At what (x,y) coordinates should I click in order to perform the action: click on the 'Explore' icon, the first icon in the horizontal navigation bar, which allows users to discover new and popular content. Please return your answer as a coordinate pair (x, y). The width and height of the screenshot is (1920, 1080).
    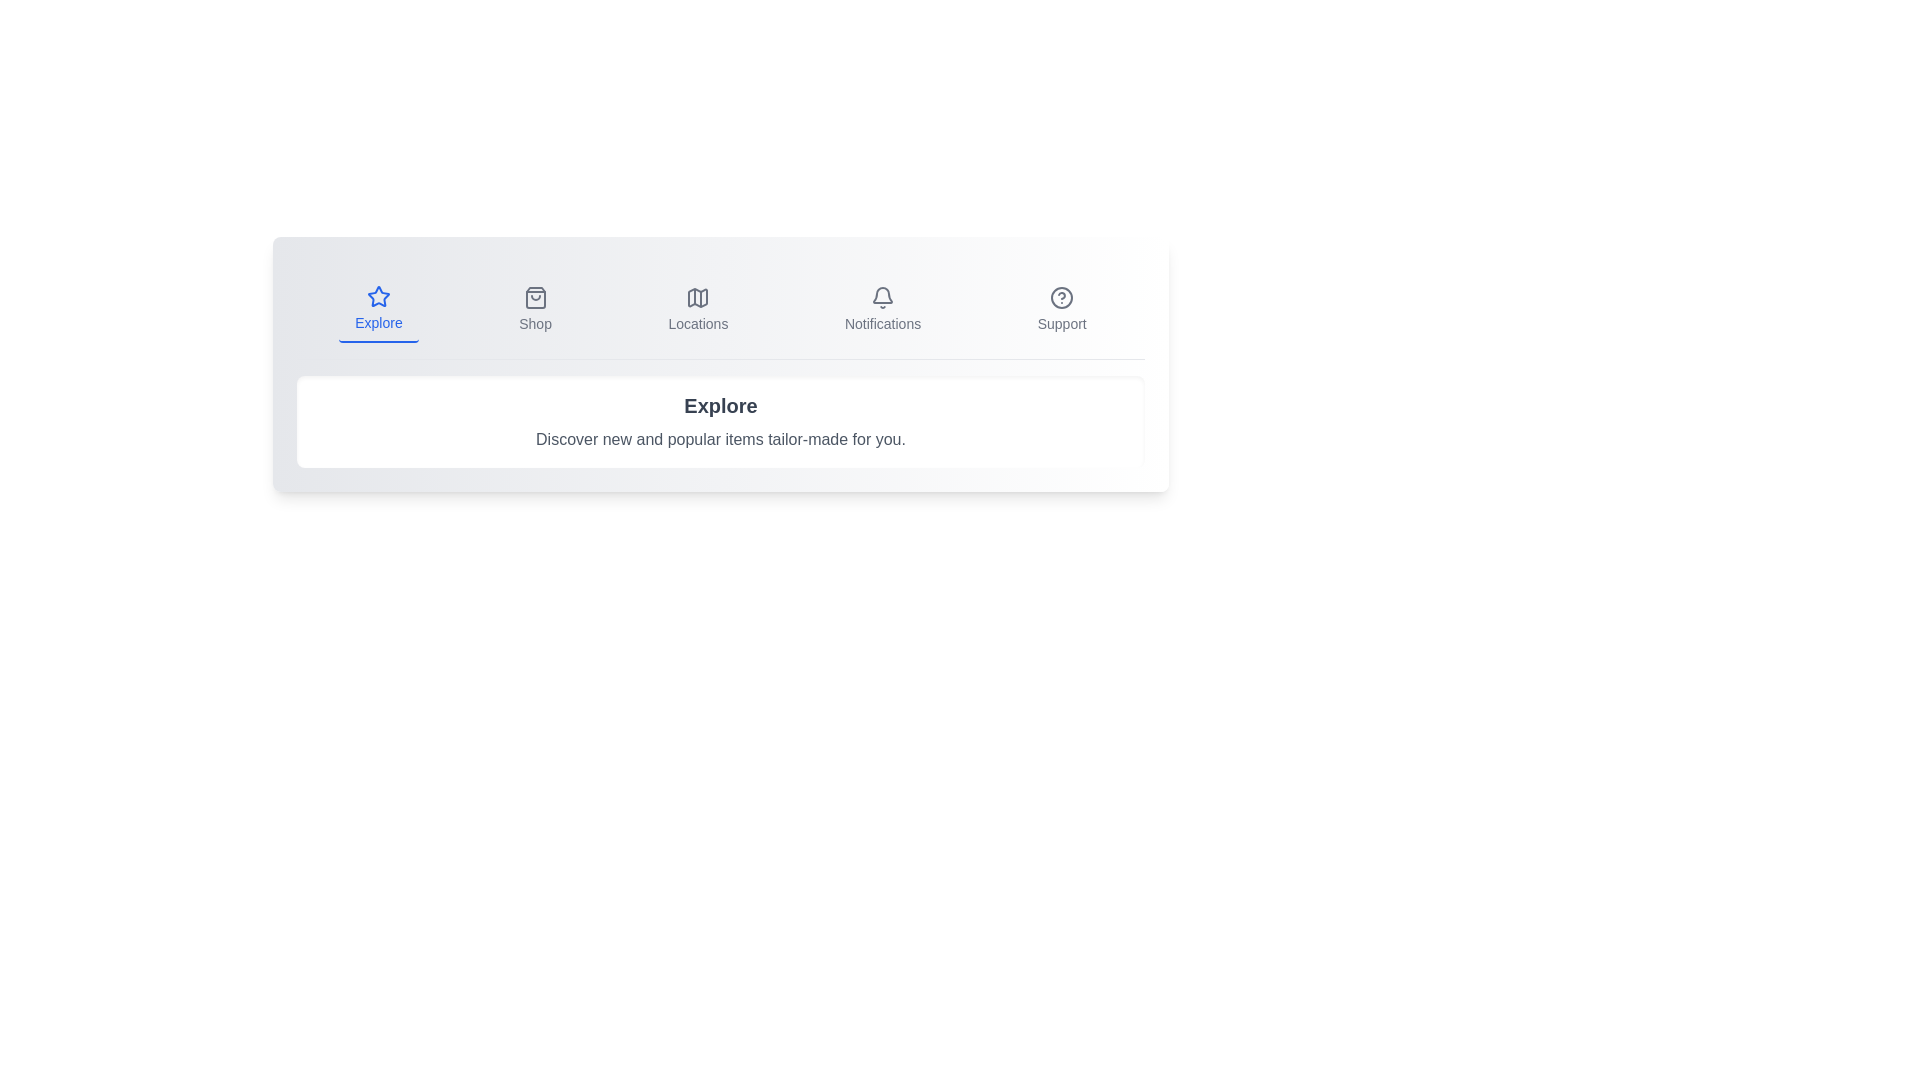
    Looking at the image, I should click on (379, 296).